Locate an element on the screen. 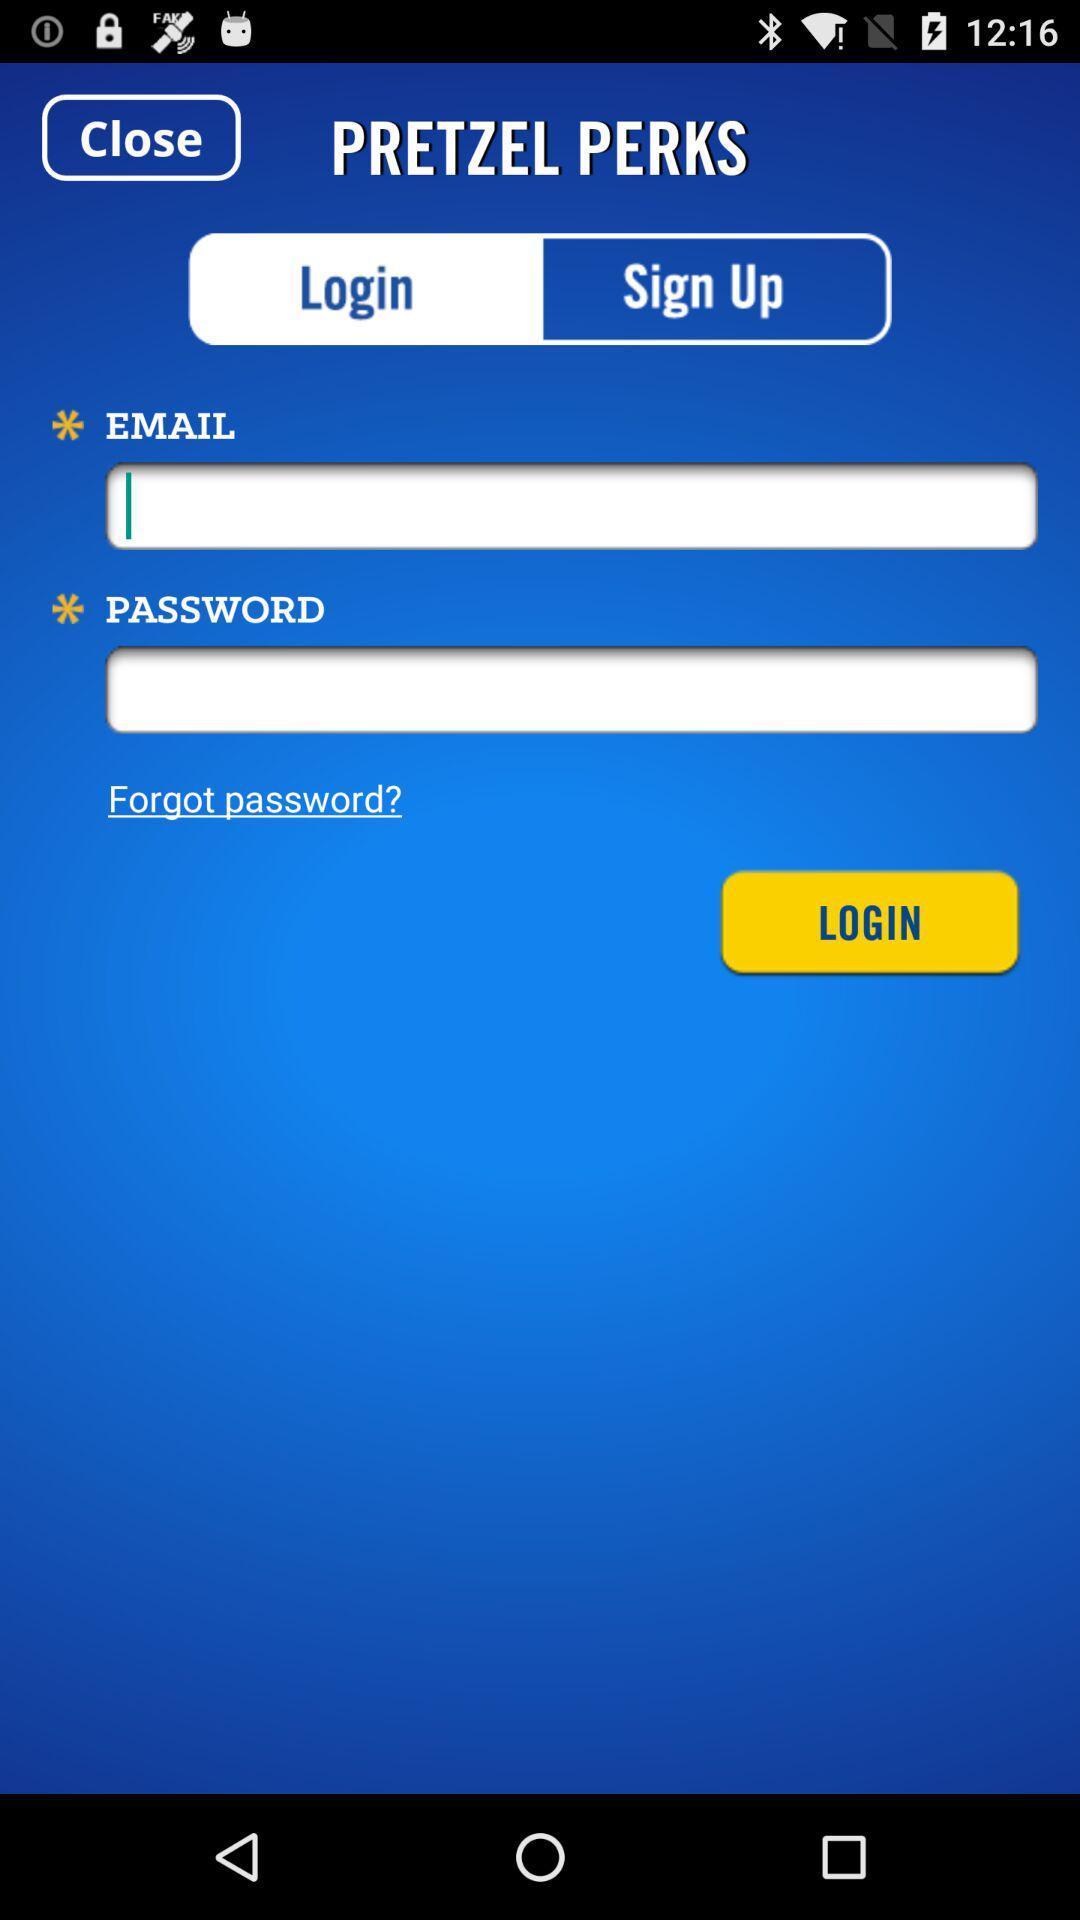 This screenshot has height=1920, width=1080. email address is located at coordinates (571, 505).